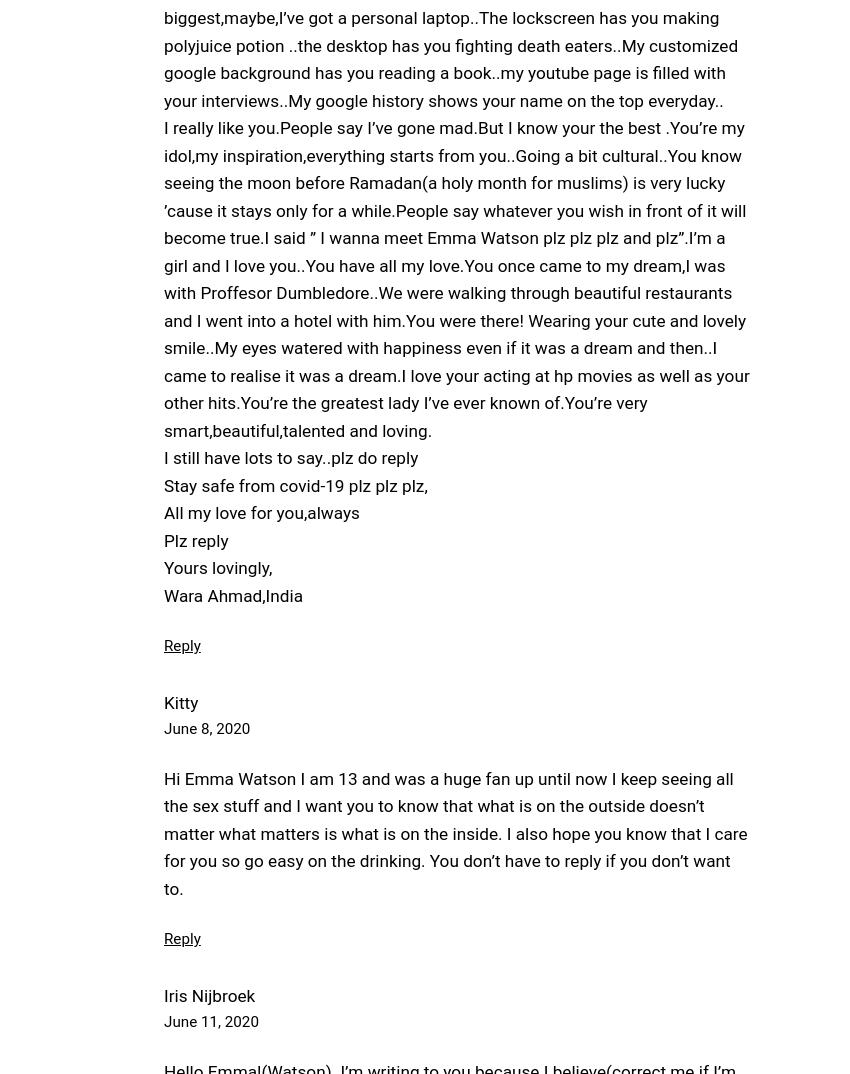 The height and width of the screenshot is (1074, 850). Describe the element at coordinates (163, 279) in the screenshot. I see `'I really like you.People say I’ve gone mad.But I know your the best .You’re my idol,my inspiration,everything starts from you..Going a bit cultural..You know seeing the moon before Ramadan(a holy month for muslims) is very lucky ’cause it stays only for a while.People say whatever you wish in front of it will become true.I said ” I wanna meet Emma Watson plz plz plz and plz”.I’m a girl and I love you..You have all my love.You once came to my dream,I was with Proffesor Dumbledore..We were walking through beautiful restaurants and I went into a hotel with him.You were there! Wearing your cute and lovely smile..My eyes watered with happiness even if it was a dream and then..I came to realise it was a dream.I love your acting at hp movies as well as your other hits.You’re the greatest lady I’ve ever known of.You’re very smart,beautiful,talented and loving.'` at that location.